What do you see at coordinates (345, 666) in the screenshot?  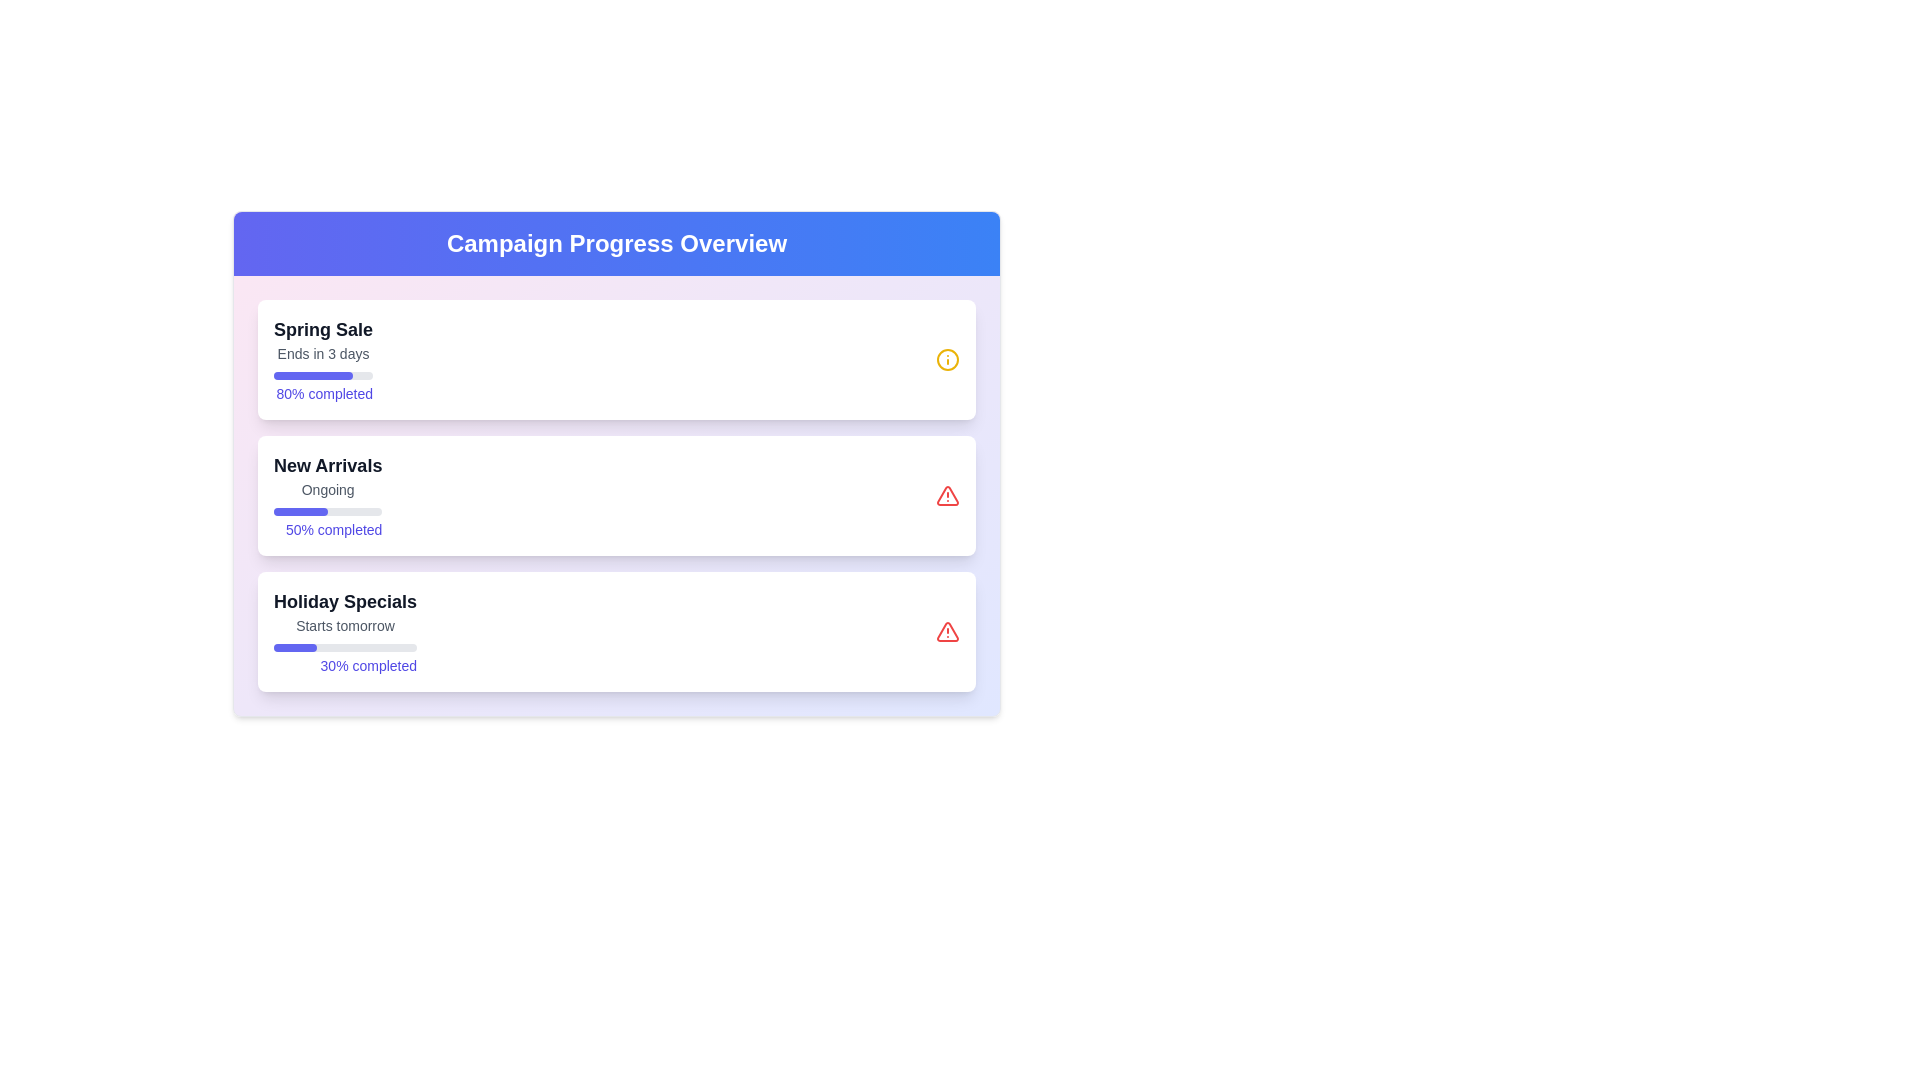 I see `the Text Label displaying '30% completed', which is located at the bottom-right side under the progress bar in the 'Holiday Specials' section` at bounding box center [345, 666].